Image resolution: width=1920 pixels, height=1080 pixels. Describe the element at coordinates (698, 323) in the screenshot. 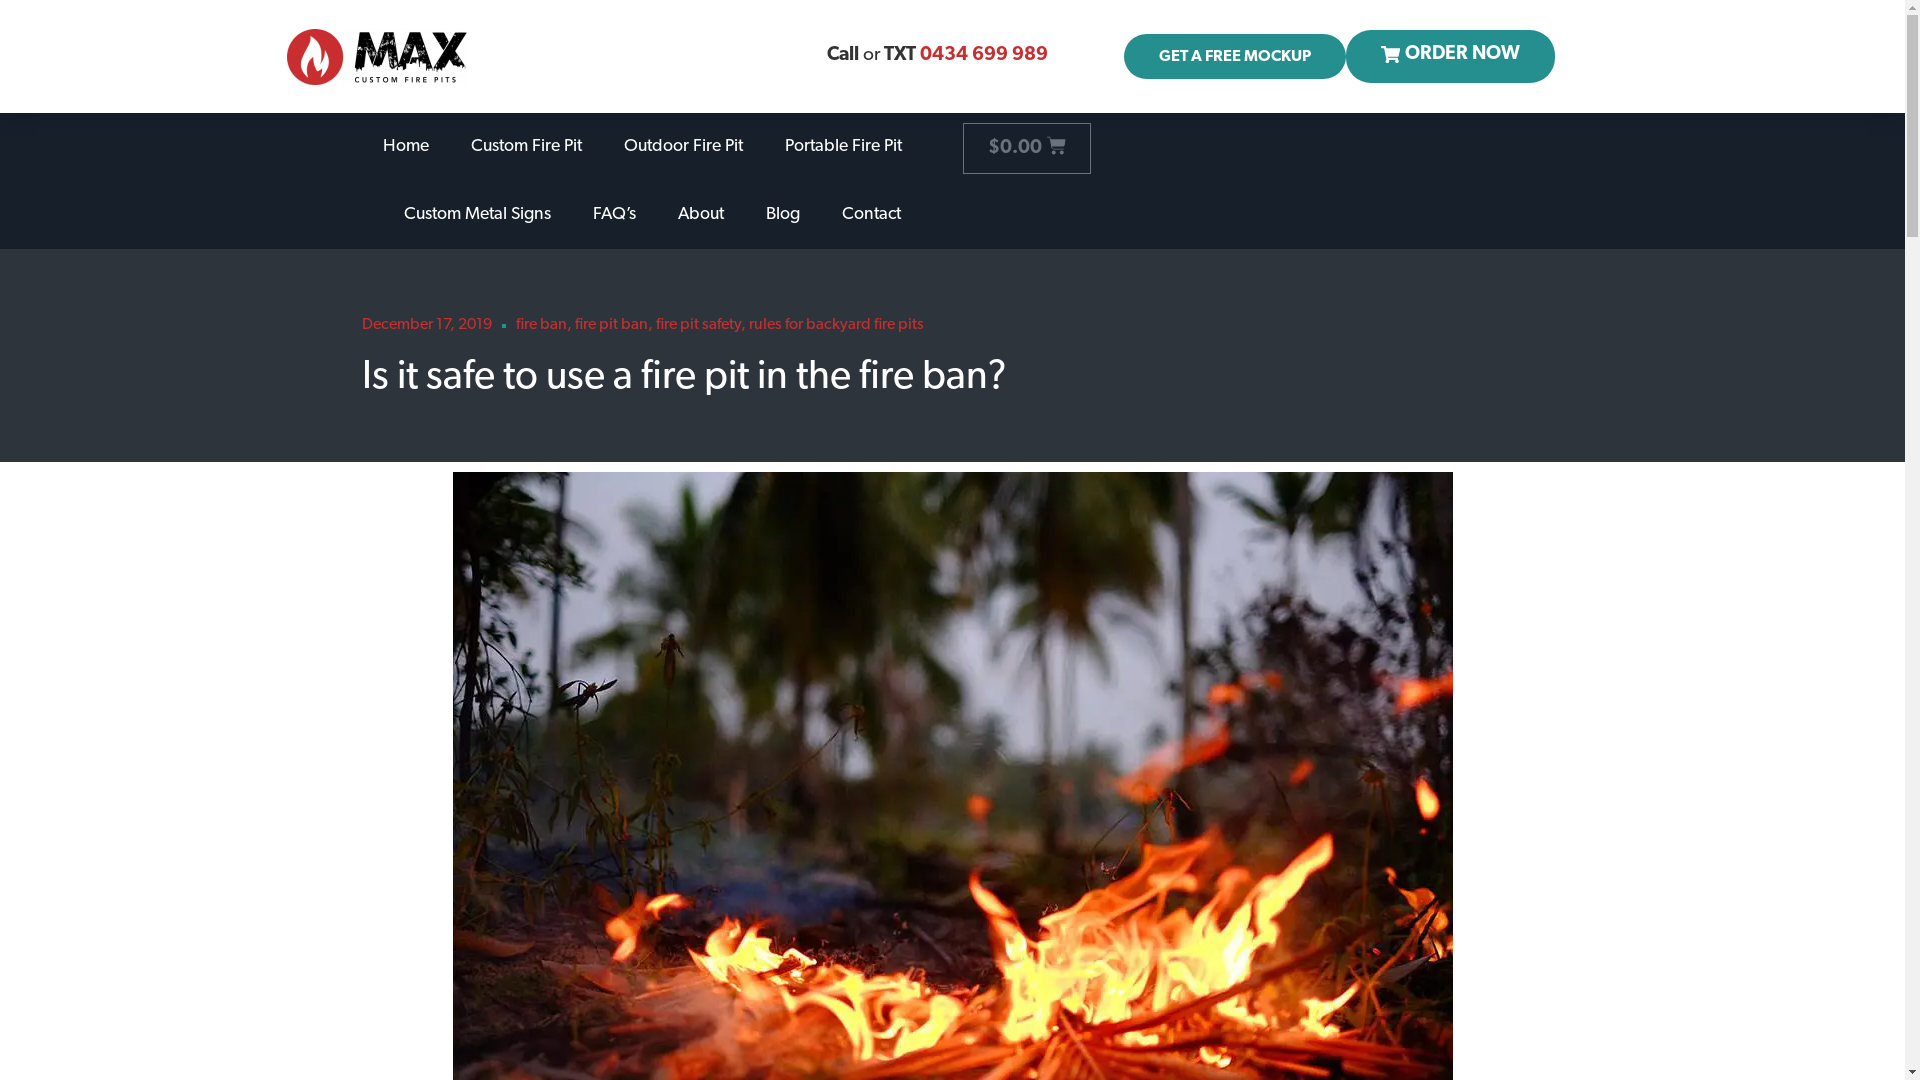

I see `'fire pit safety'` at that location.